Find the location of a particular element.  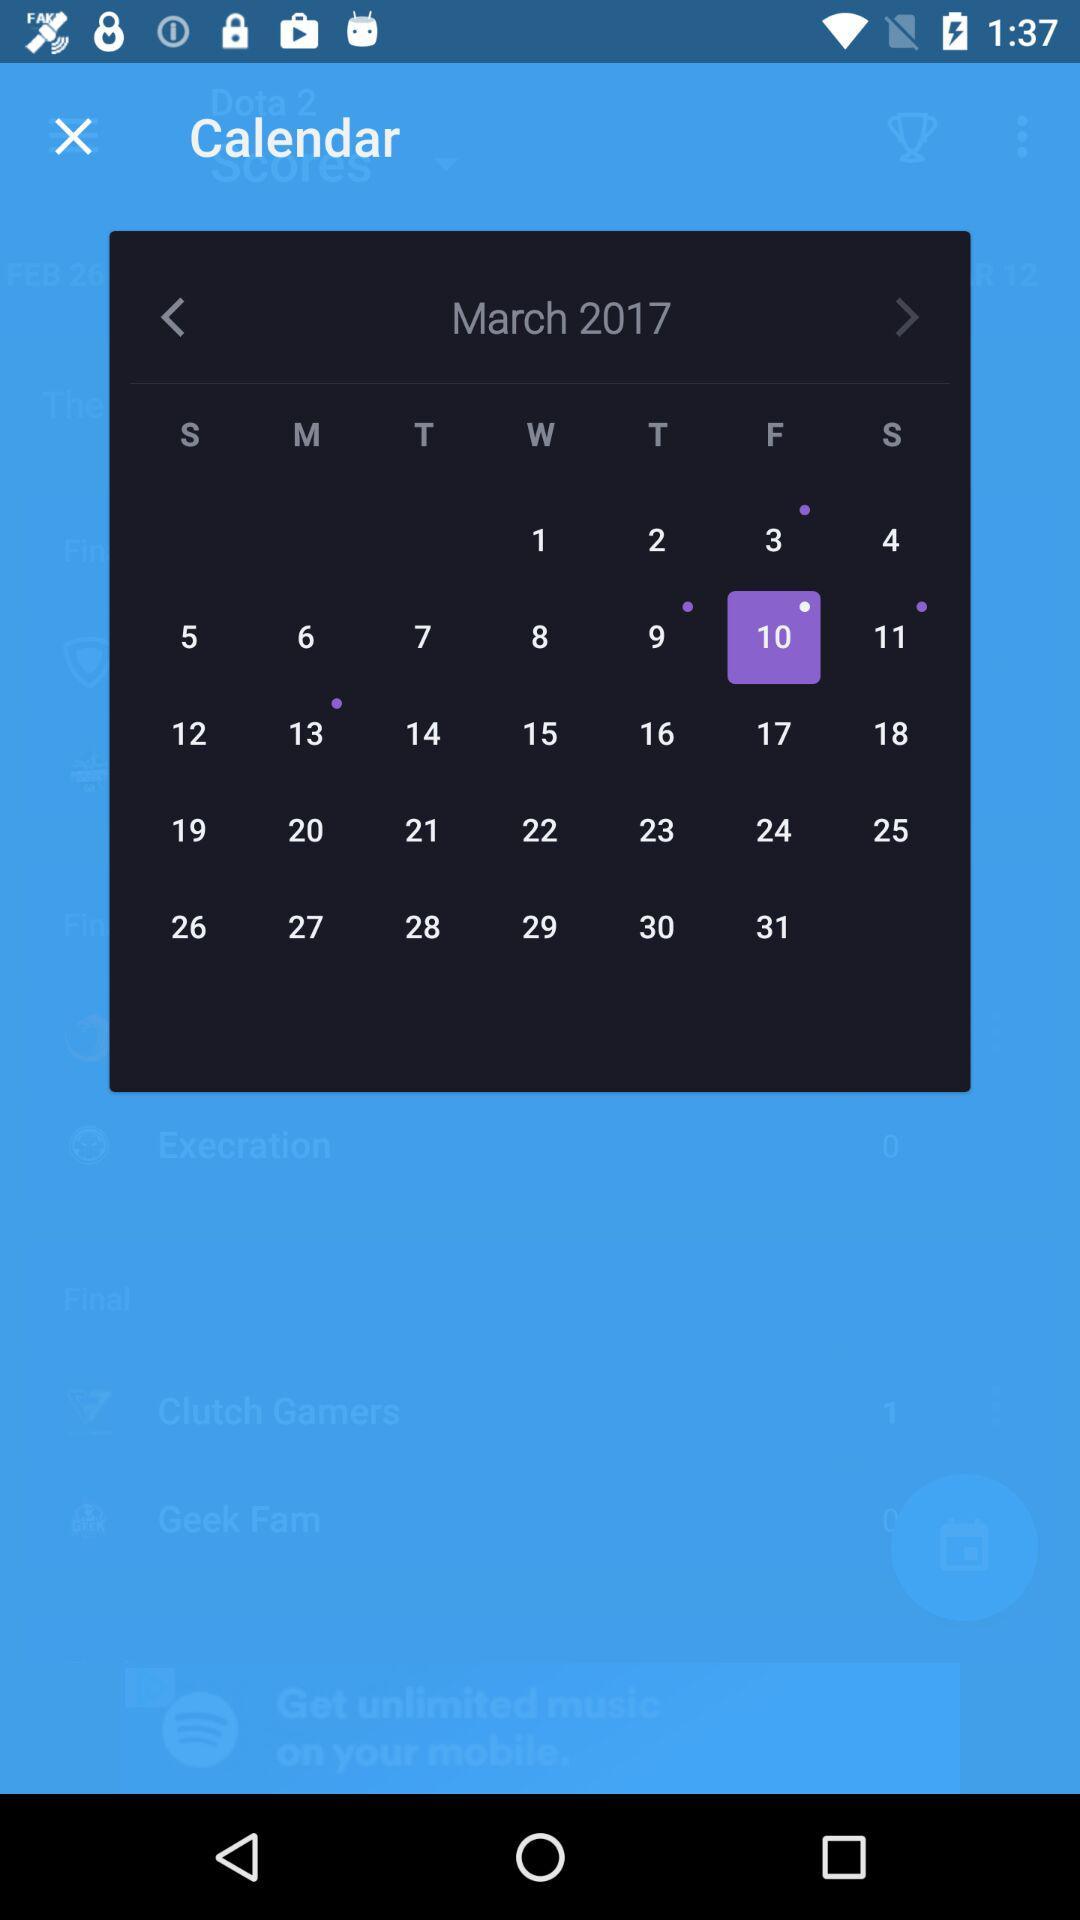

delte the calender is located at coordinates (72, 135).